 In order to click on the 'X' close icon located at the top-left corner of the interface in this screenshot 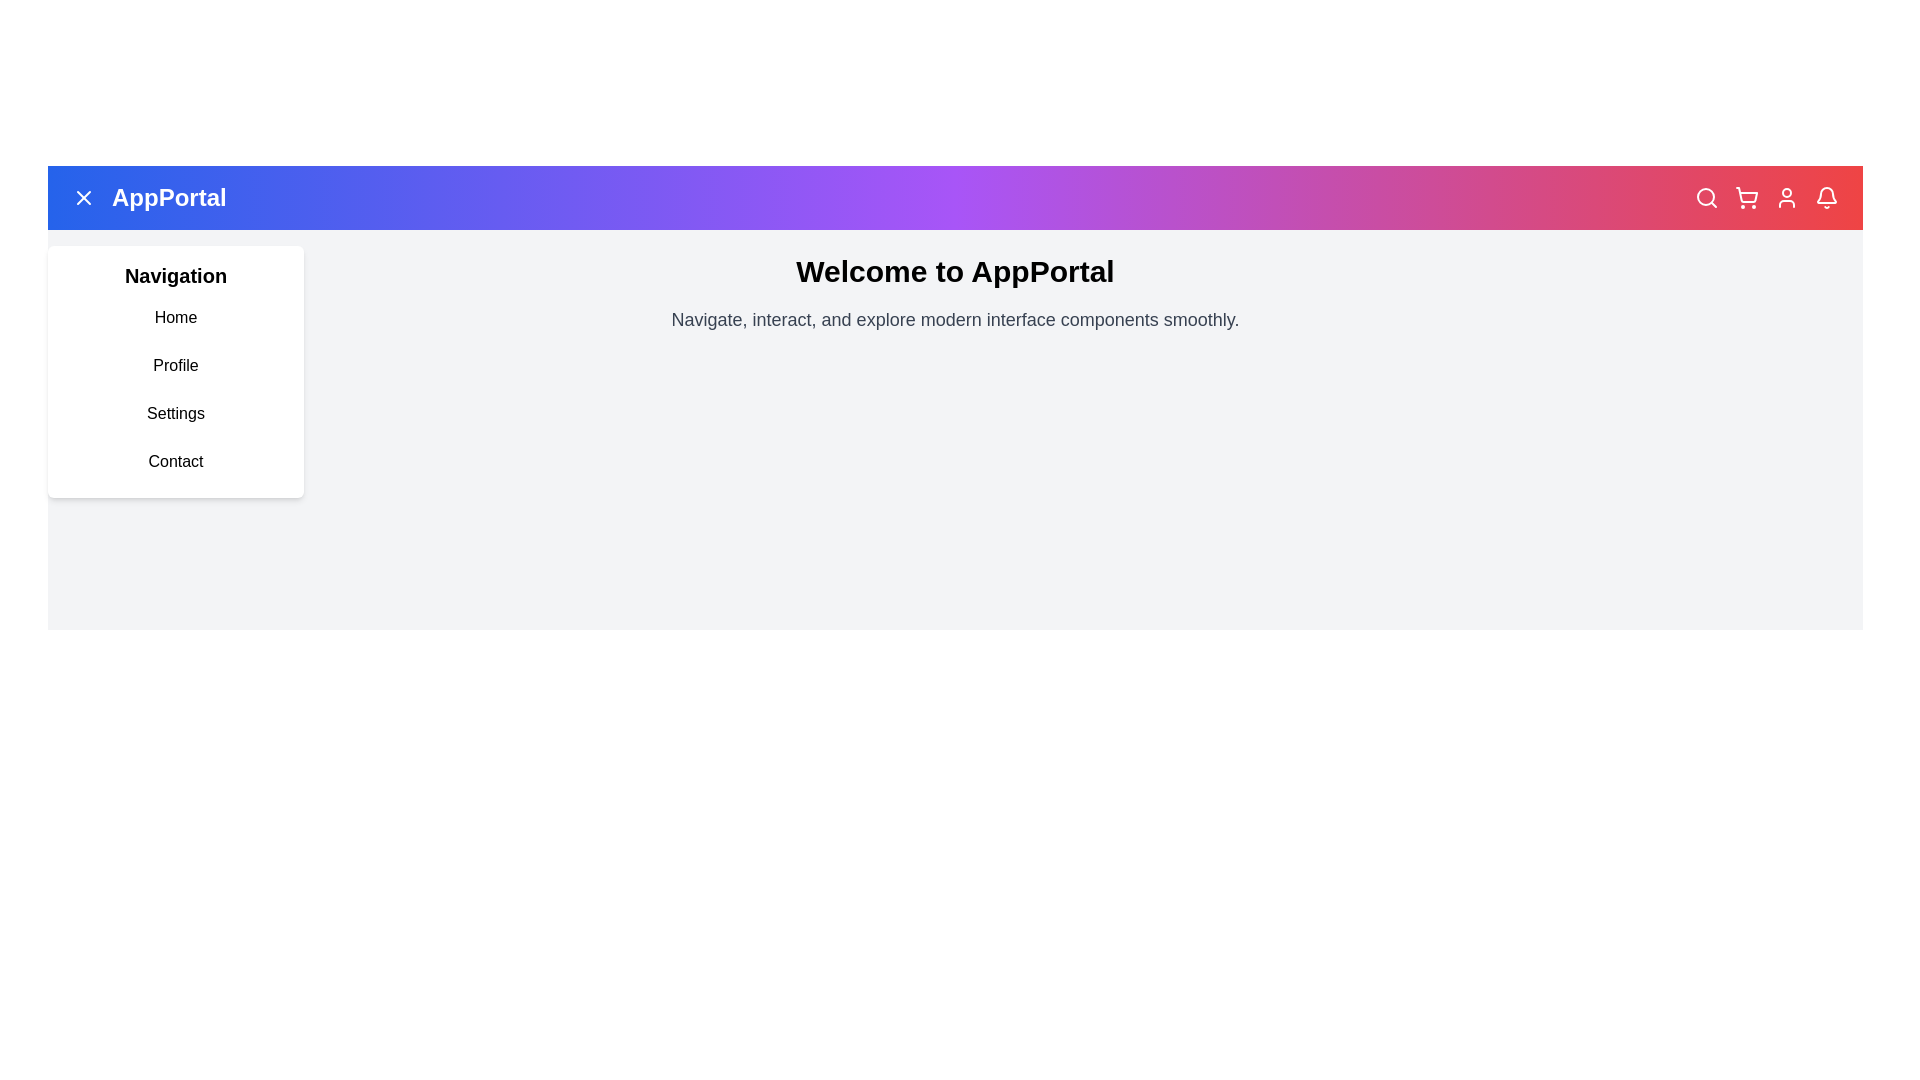, I will do `click(82, 197)`.